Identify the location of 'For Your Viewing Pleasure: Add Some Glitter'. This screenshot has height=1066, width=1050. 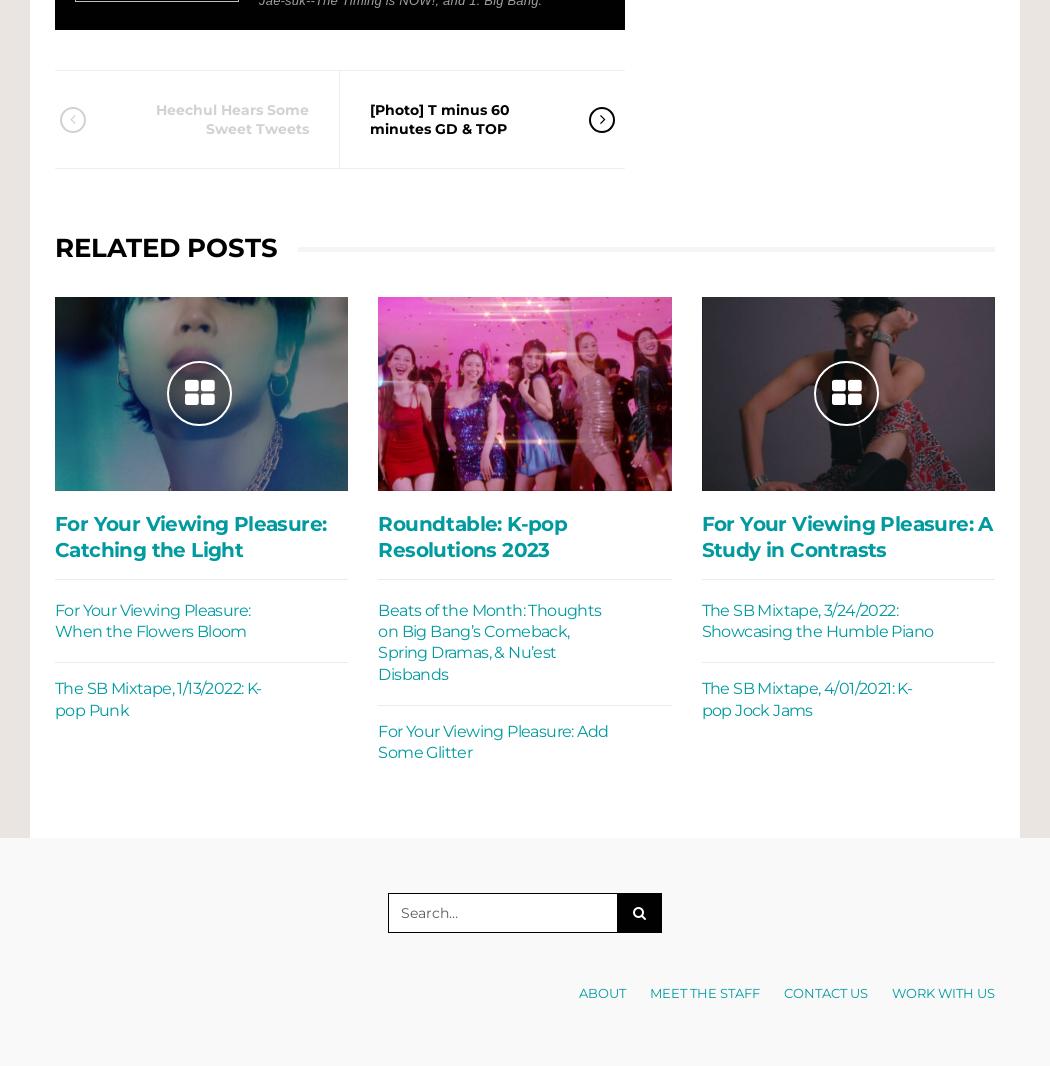
(491, 740).